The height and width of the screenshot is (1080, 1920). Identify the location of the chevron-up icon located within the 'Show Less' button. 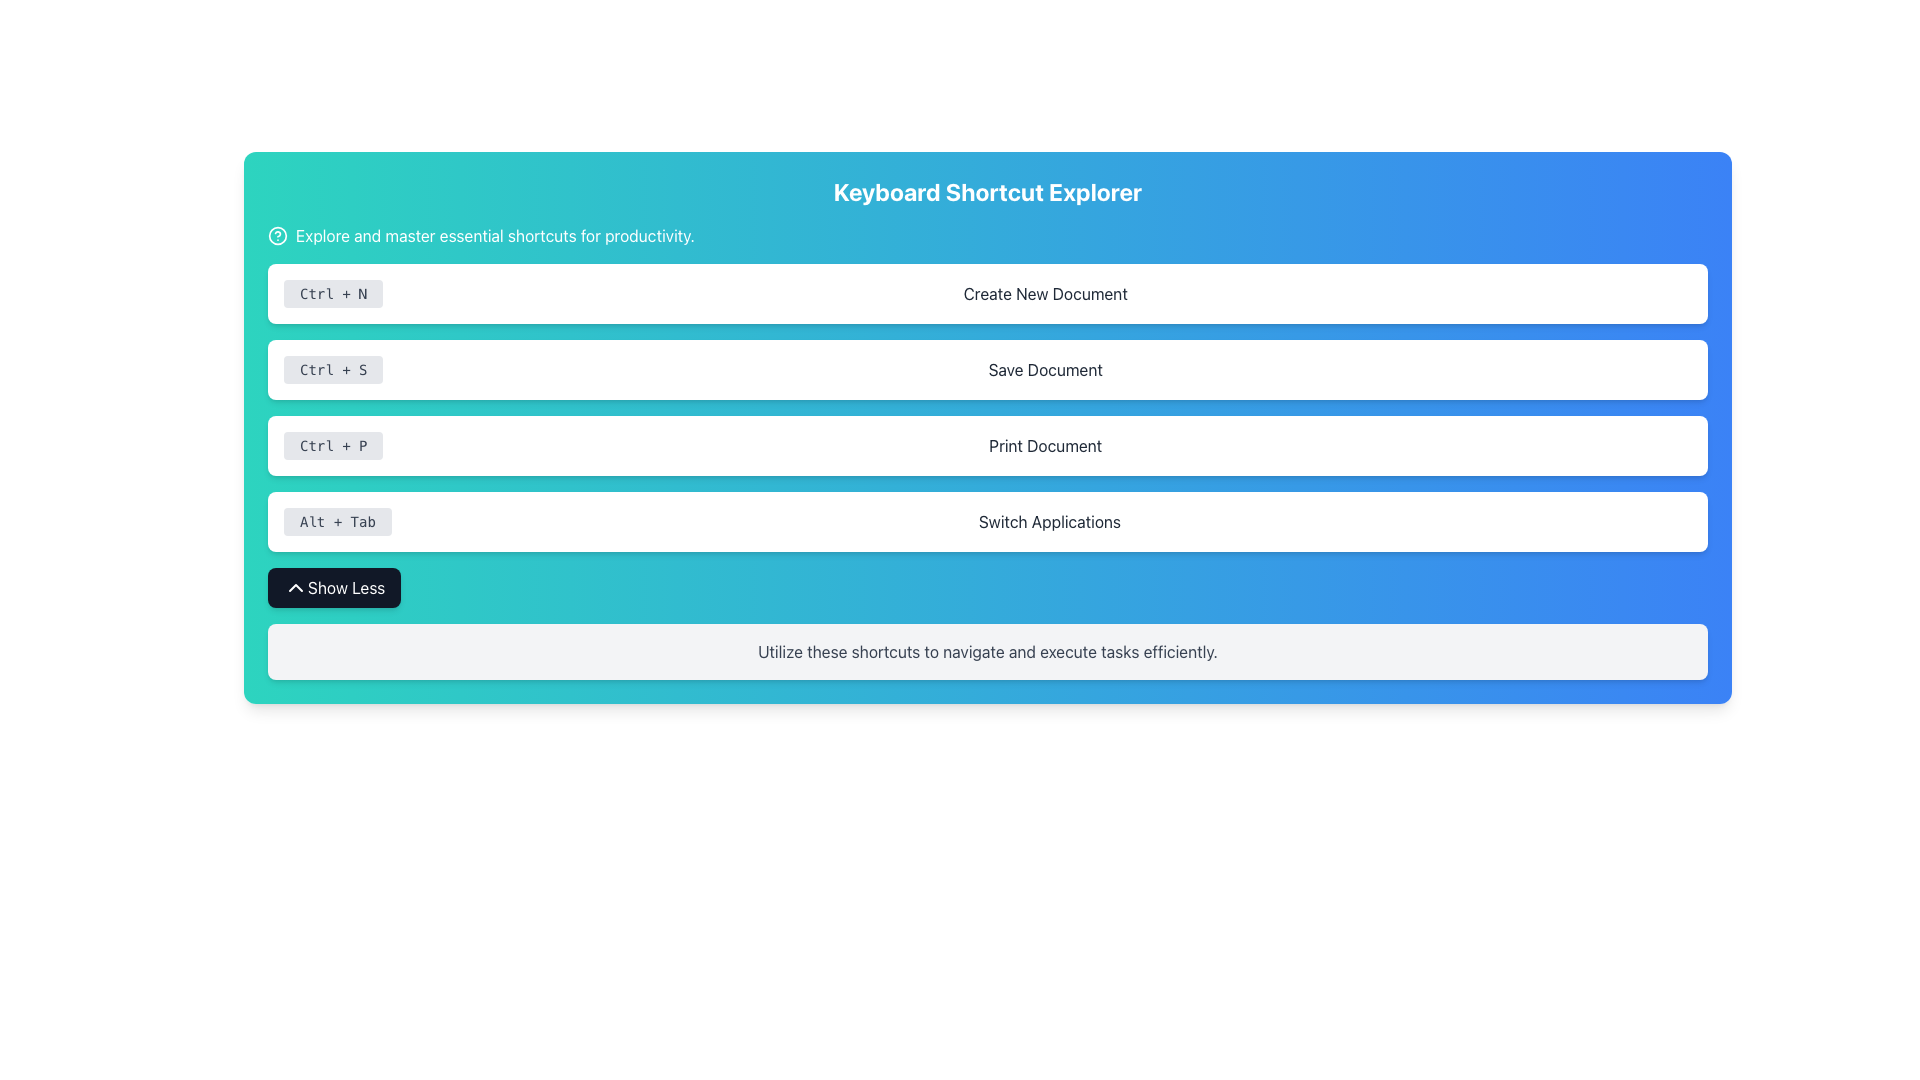
(295, 586).